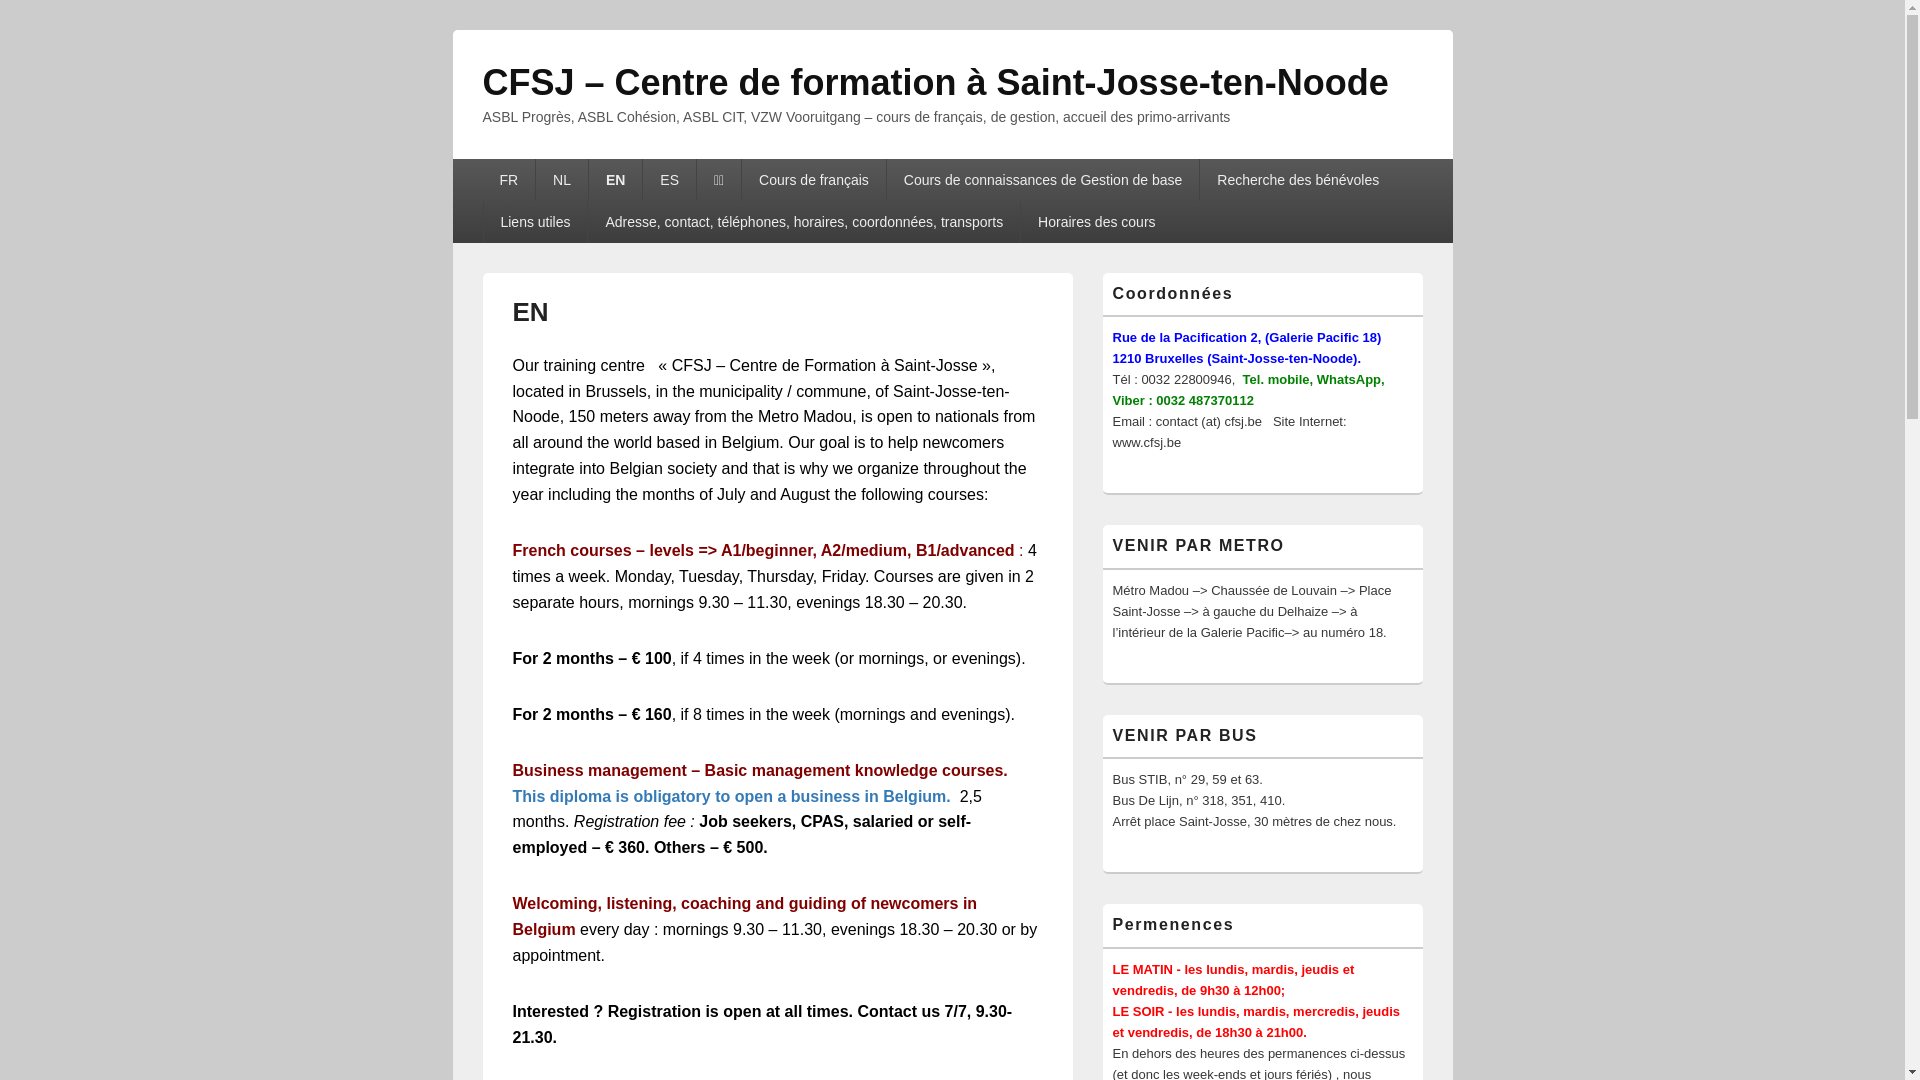 This screenshot has width=1920, height=1080. Describe the element at coordinates (729, 795) in the screenshot. I see `'This diploma is obligatory to open a business in Belgium.'` at that location.